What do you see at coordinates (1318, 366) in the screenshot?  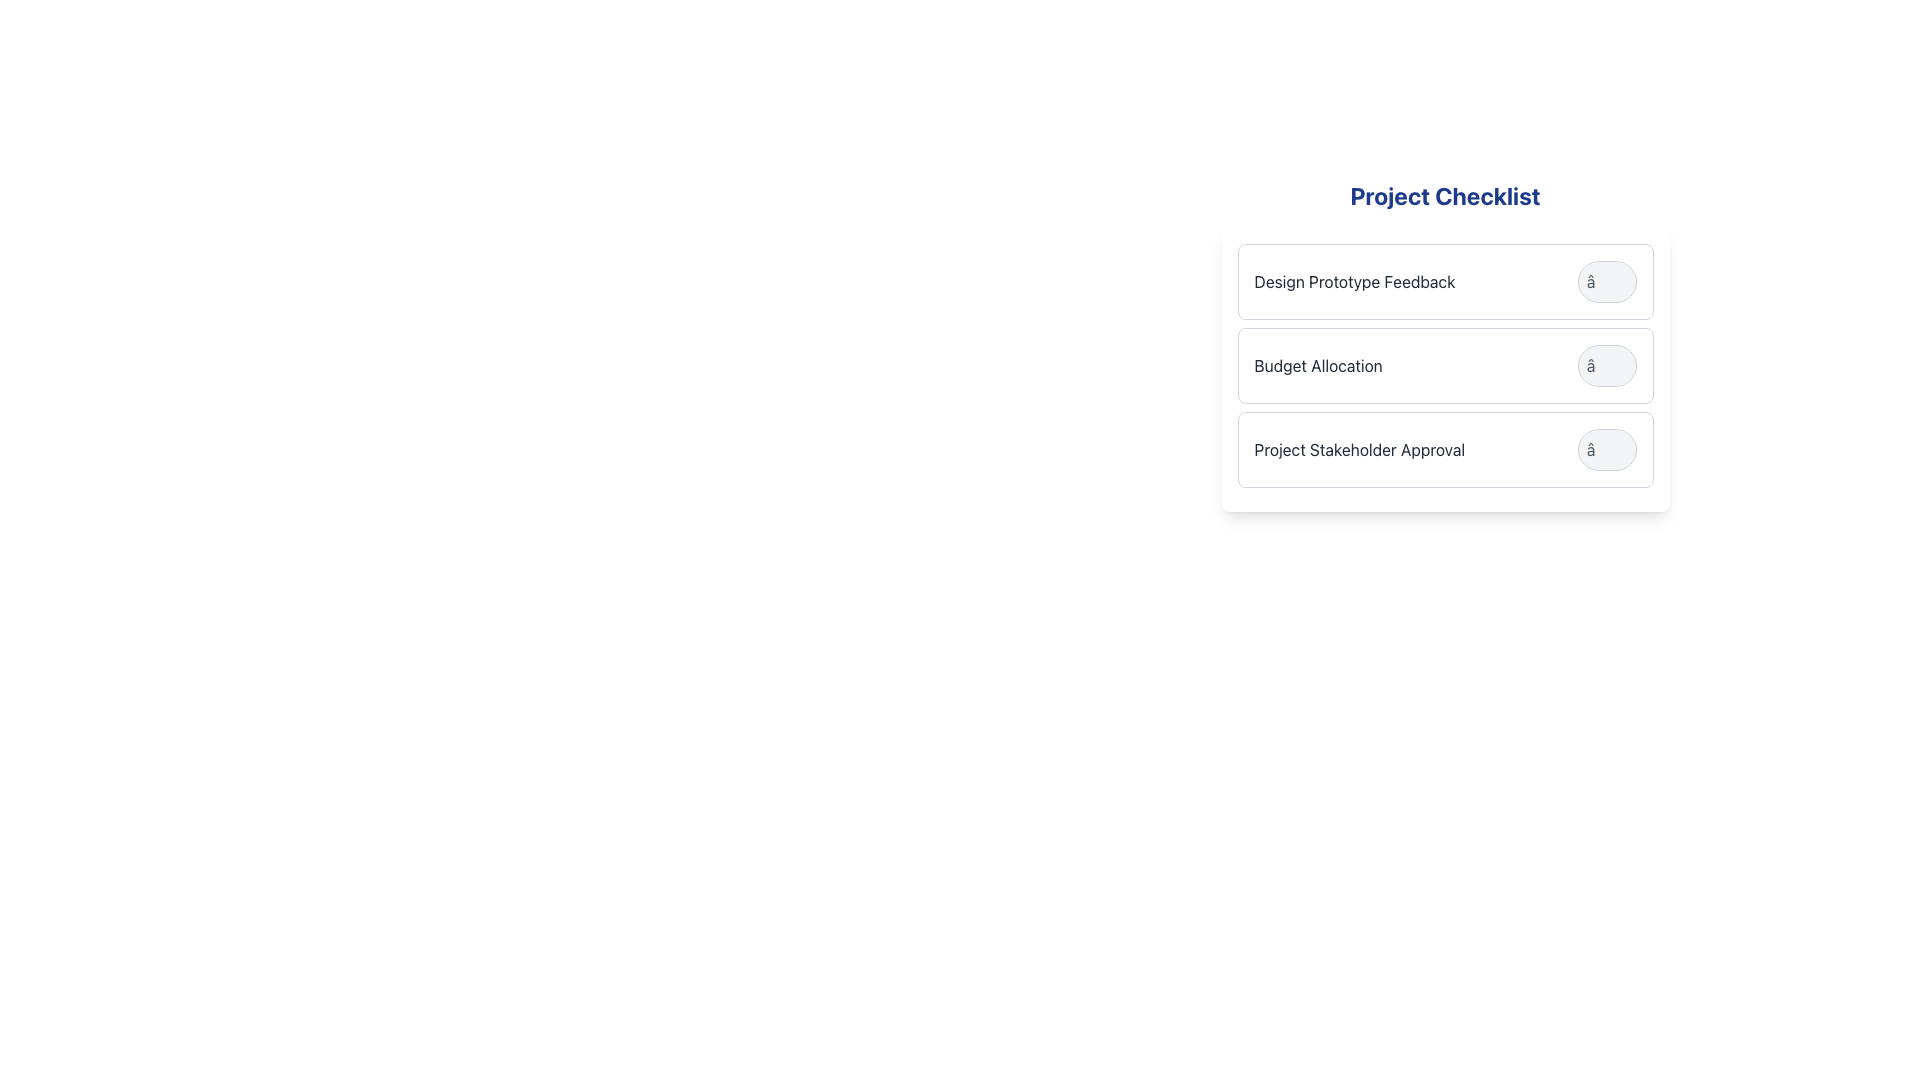 I see `the text label that indicates a task or category related to budget allocation, located as the second item in the 'Project Checklist' vertical list` at bounding box center [1318, 366].